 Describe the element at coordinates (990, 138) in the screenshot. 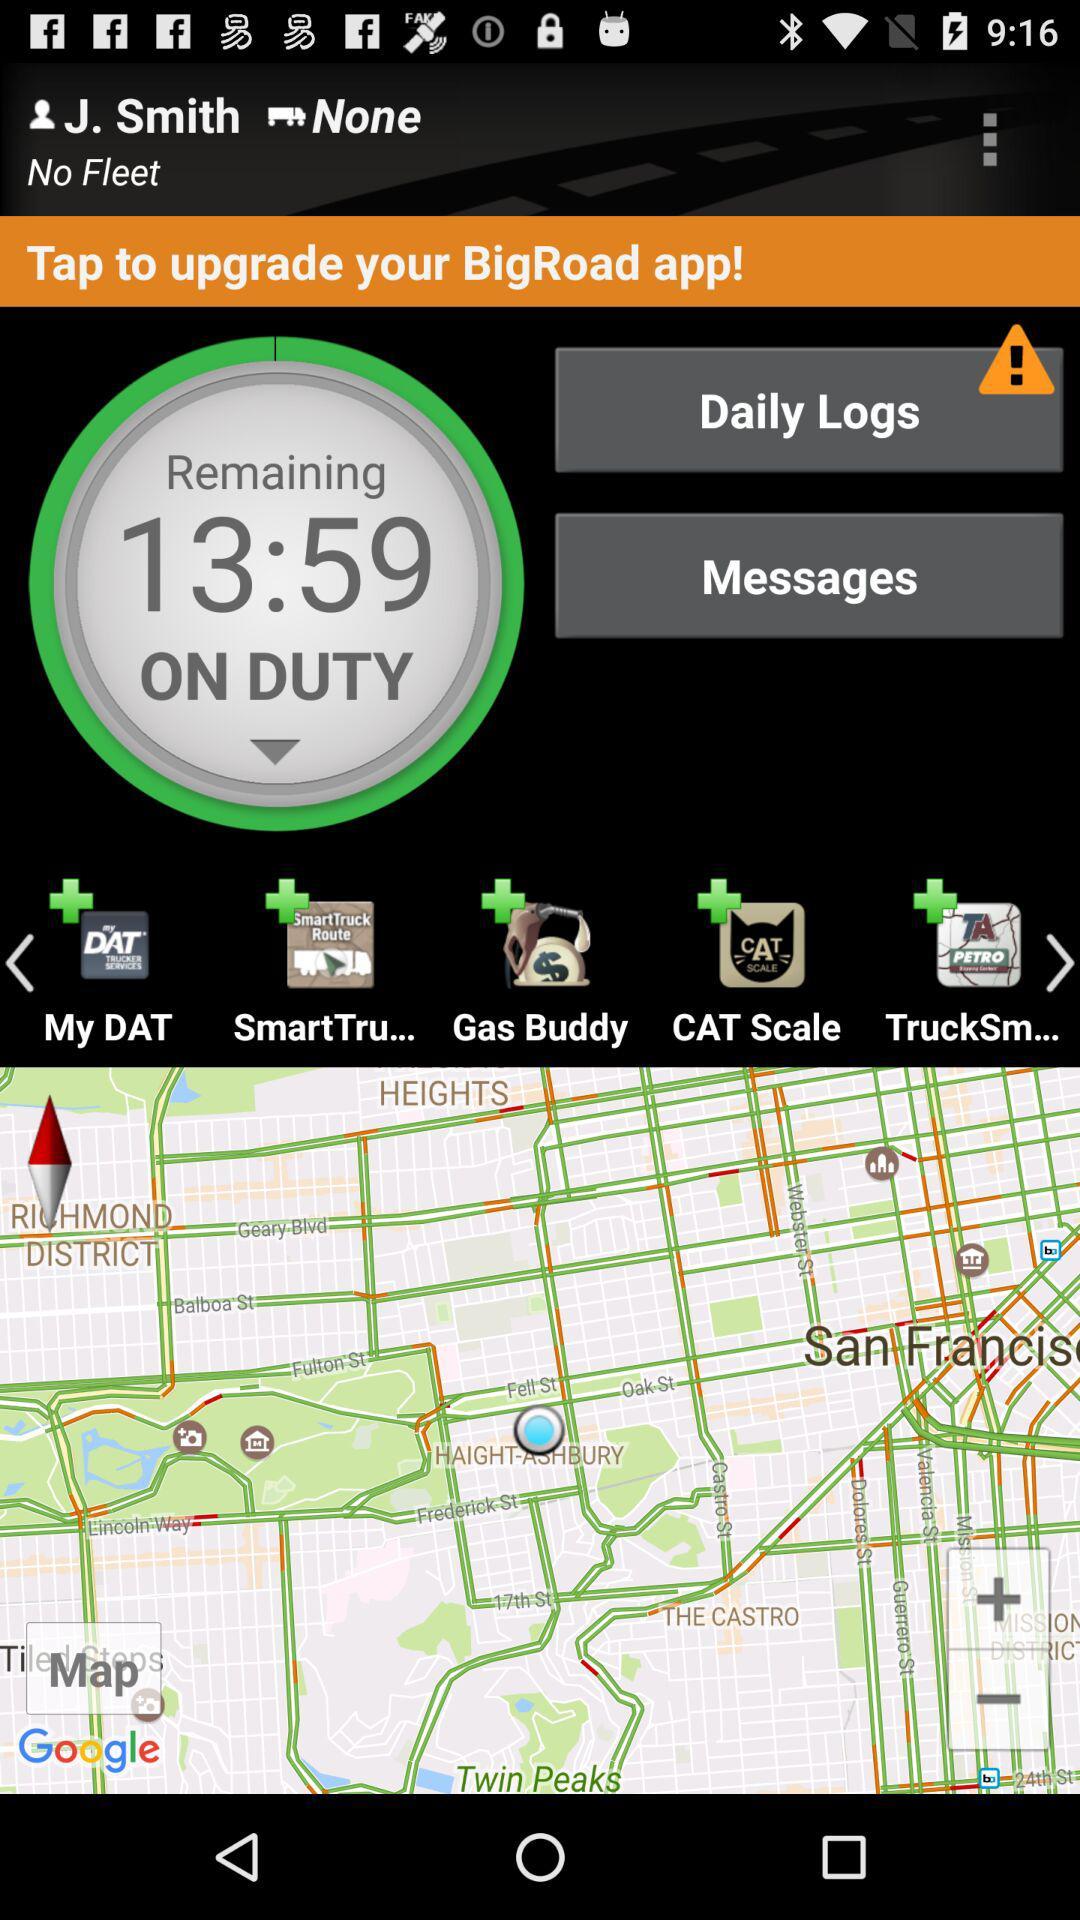

I see `item next to none` at that location.